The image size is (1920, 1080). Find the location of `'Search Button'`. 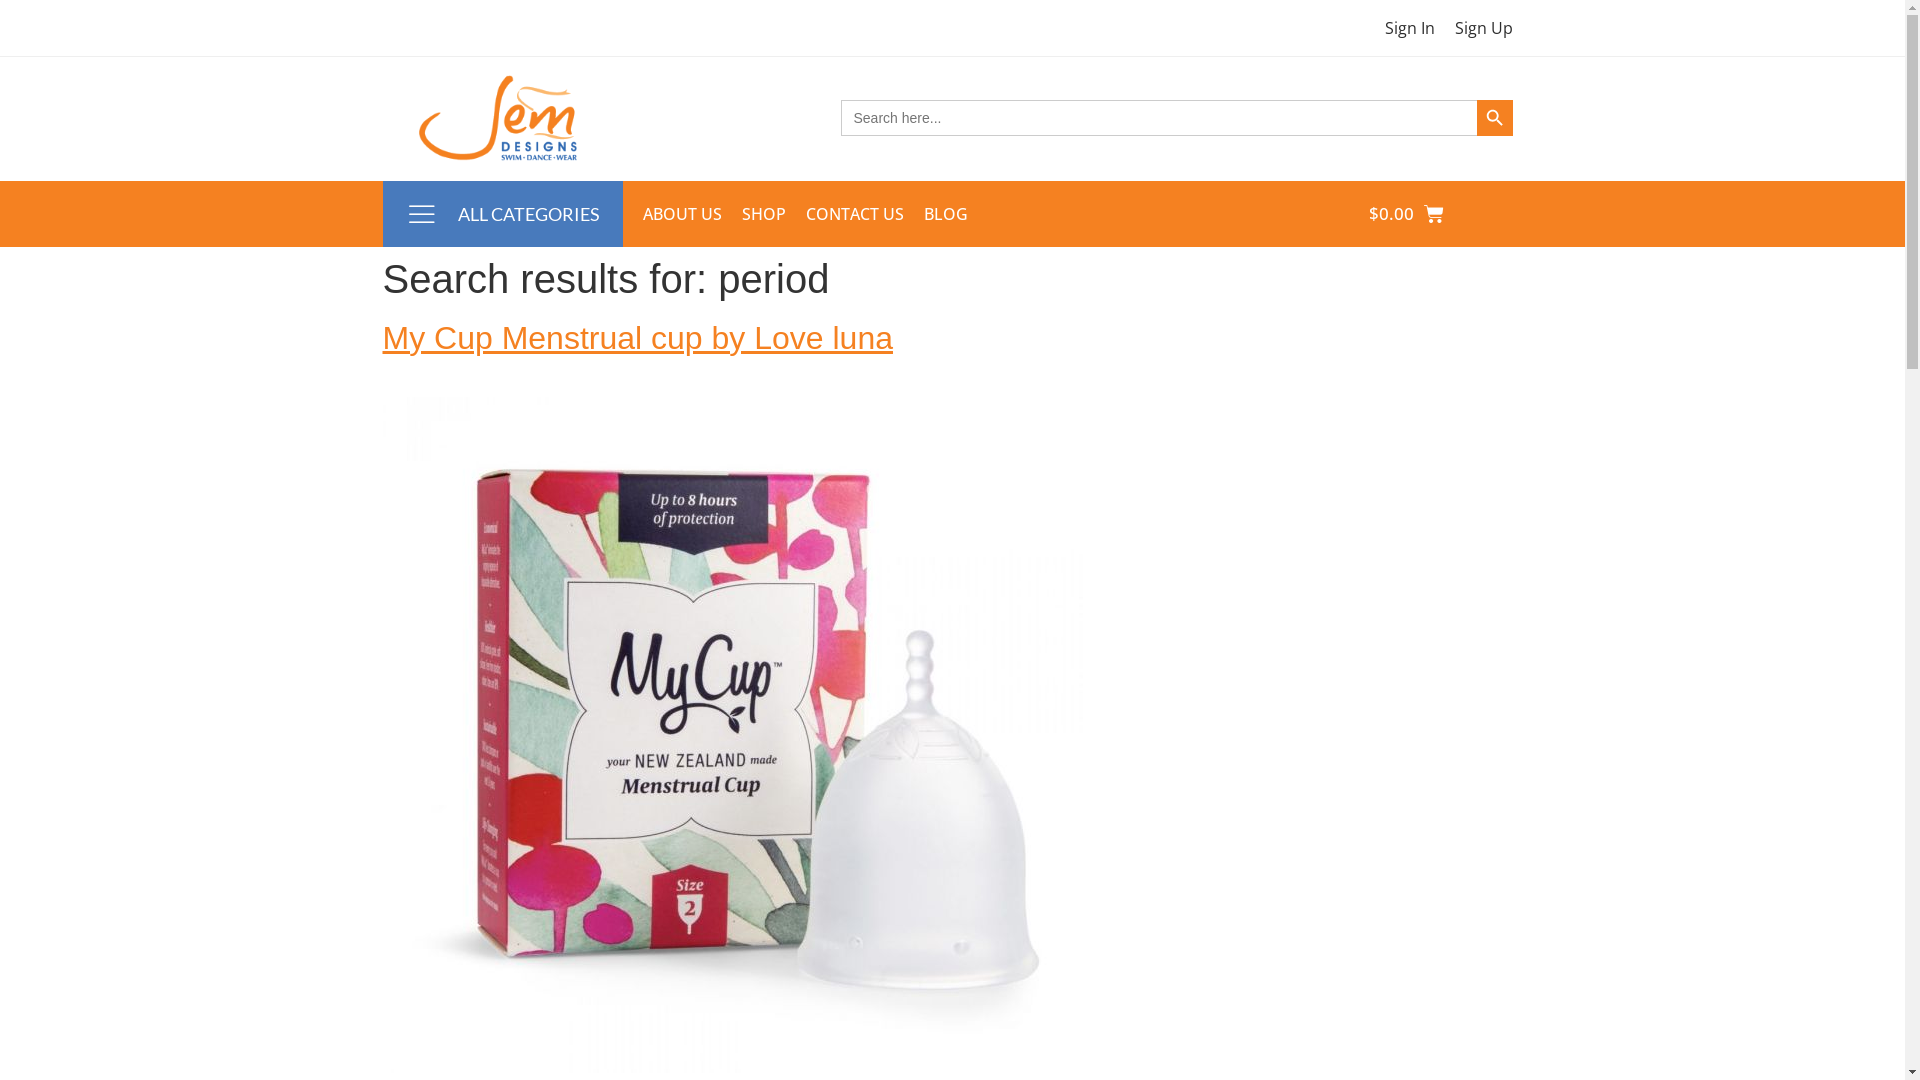

'Search Button' is located at coordinates (1476, 118).